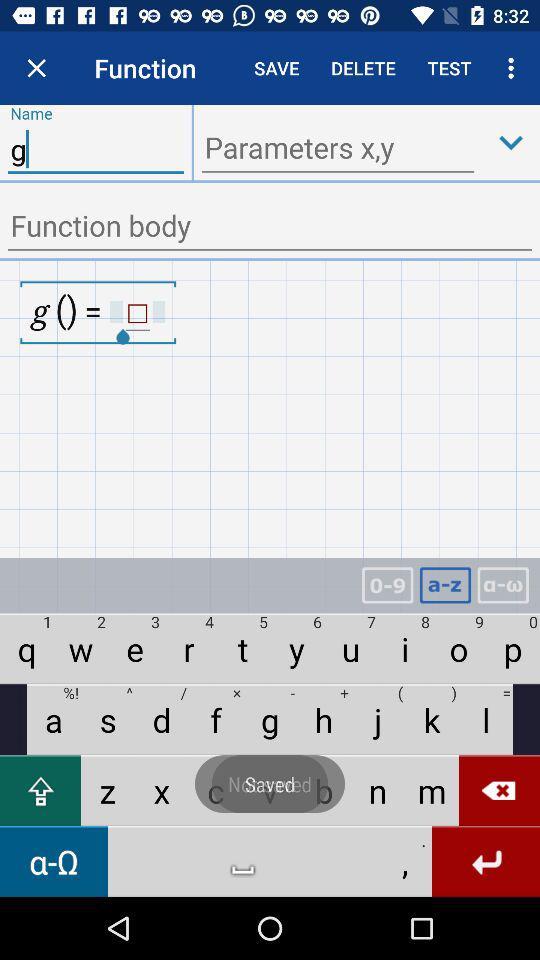 This screenshot has width=540, height=960. Describe the element at coordinates (511, 141) in the screenshot. I see `the expand_more icon` at that location.